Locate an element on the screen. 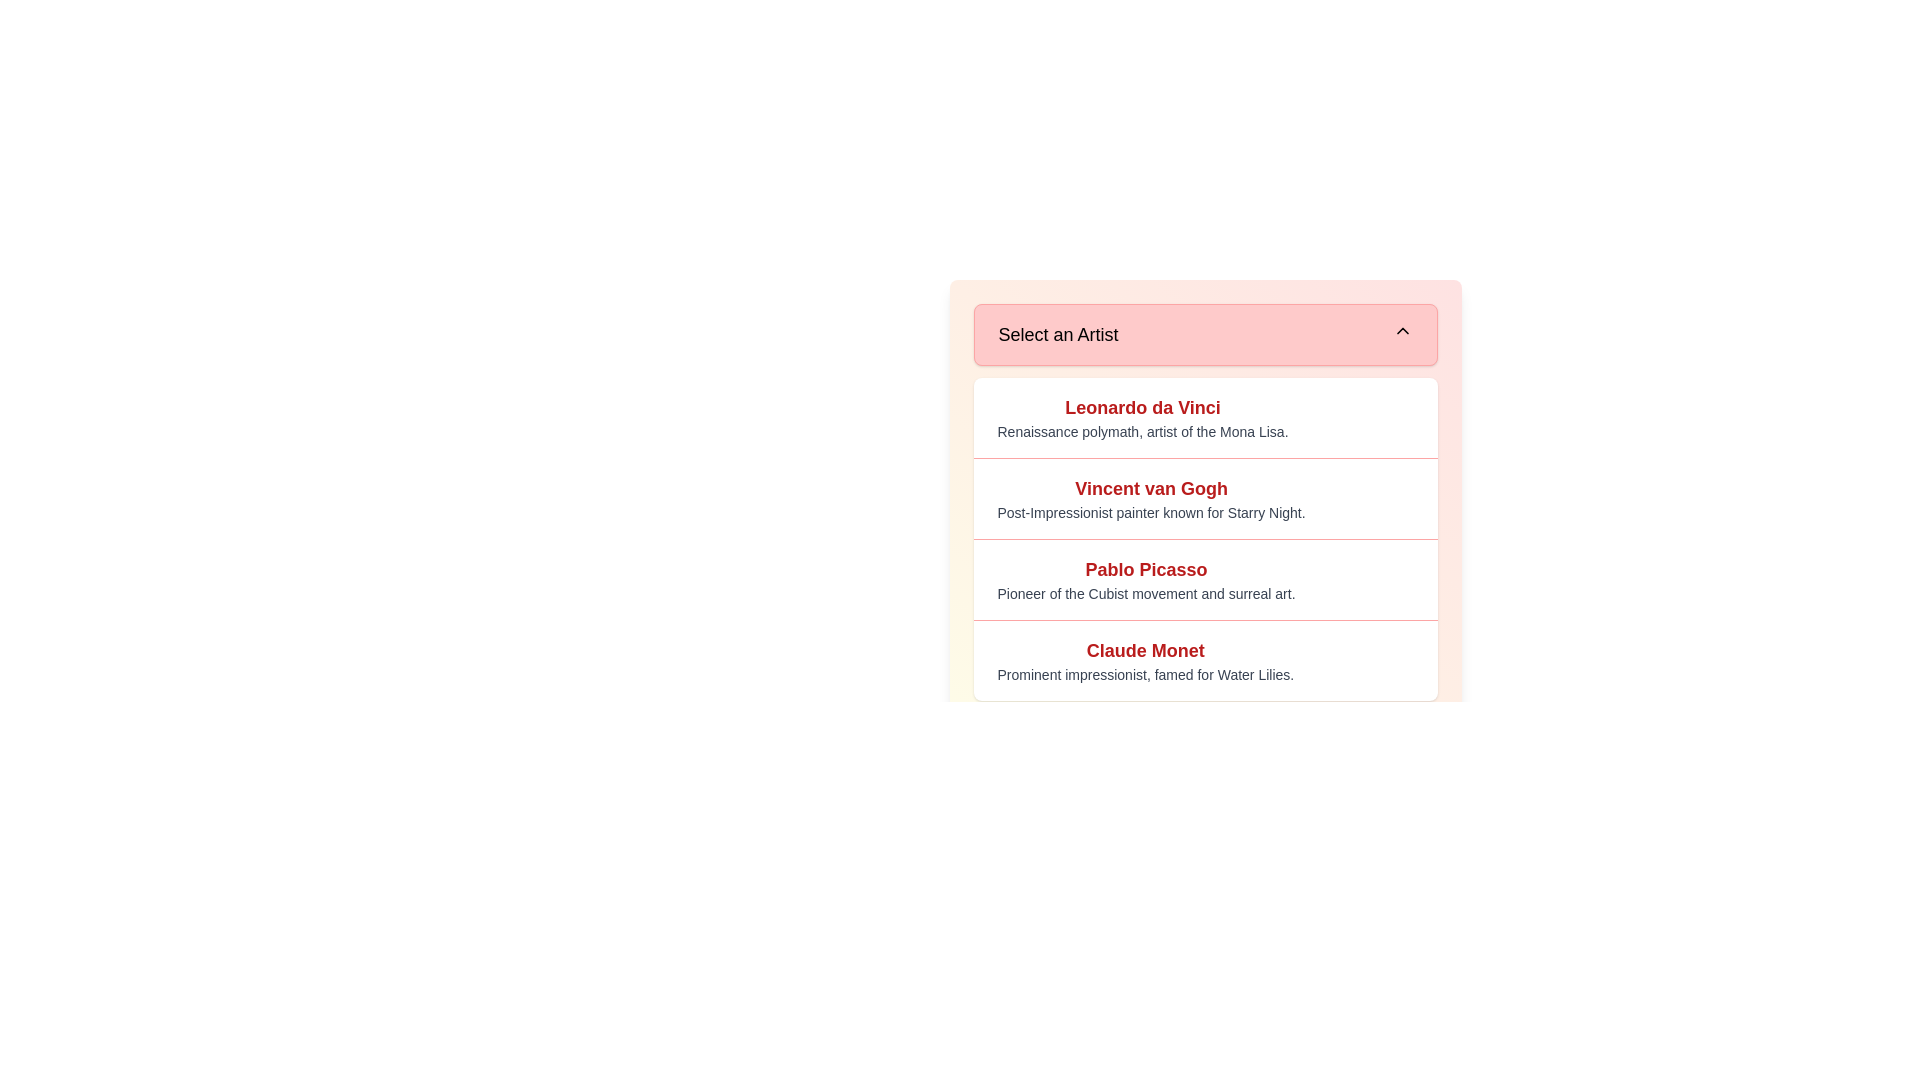 The image size is (1920, 1080). an artist option from the 'Select an Artist' dropdown menu, which features a title at the top and four clickable artist names listed below is located at coordinates (1204, 501).